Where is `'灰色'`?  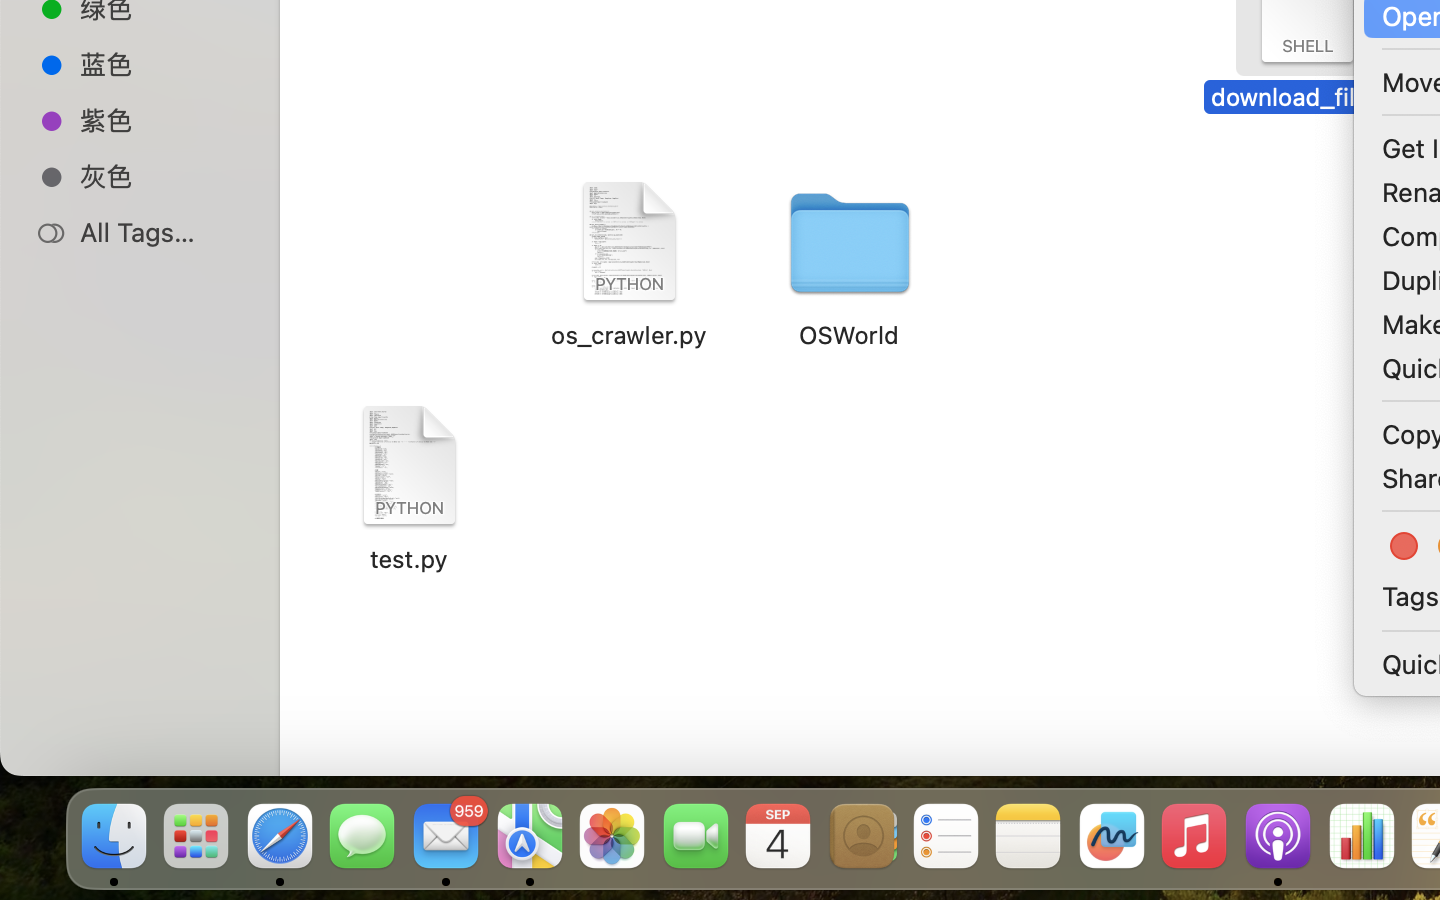
'灰色' is located at coordinates (159, 176).